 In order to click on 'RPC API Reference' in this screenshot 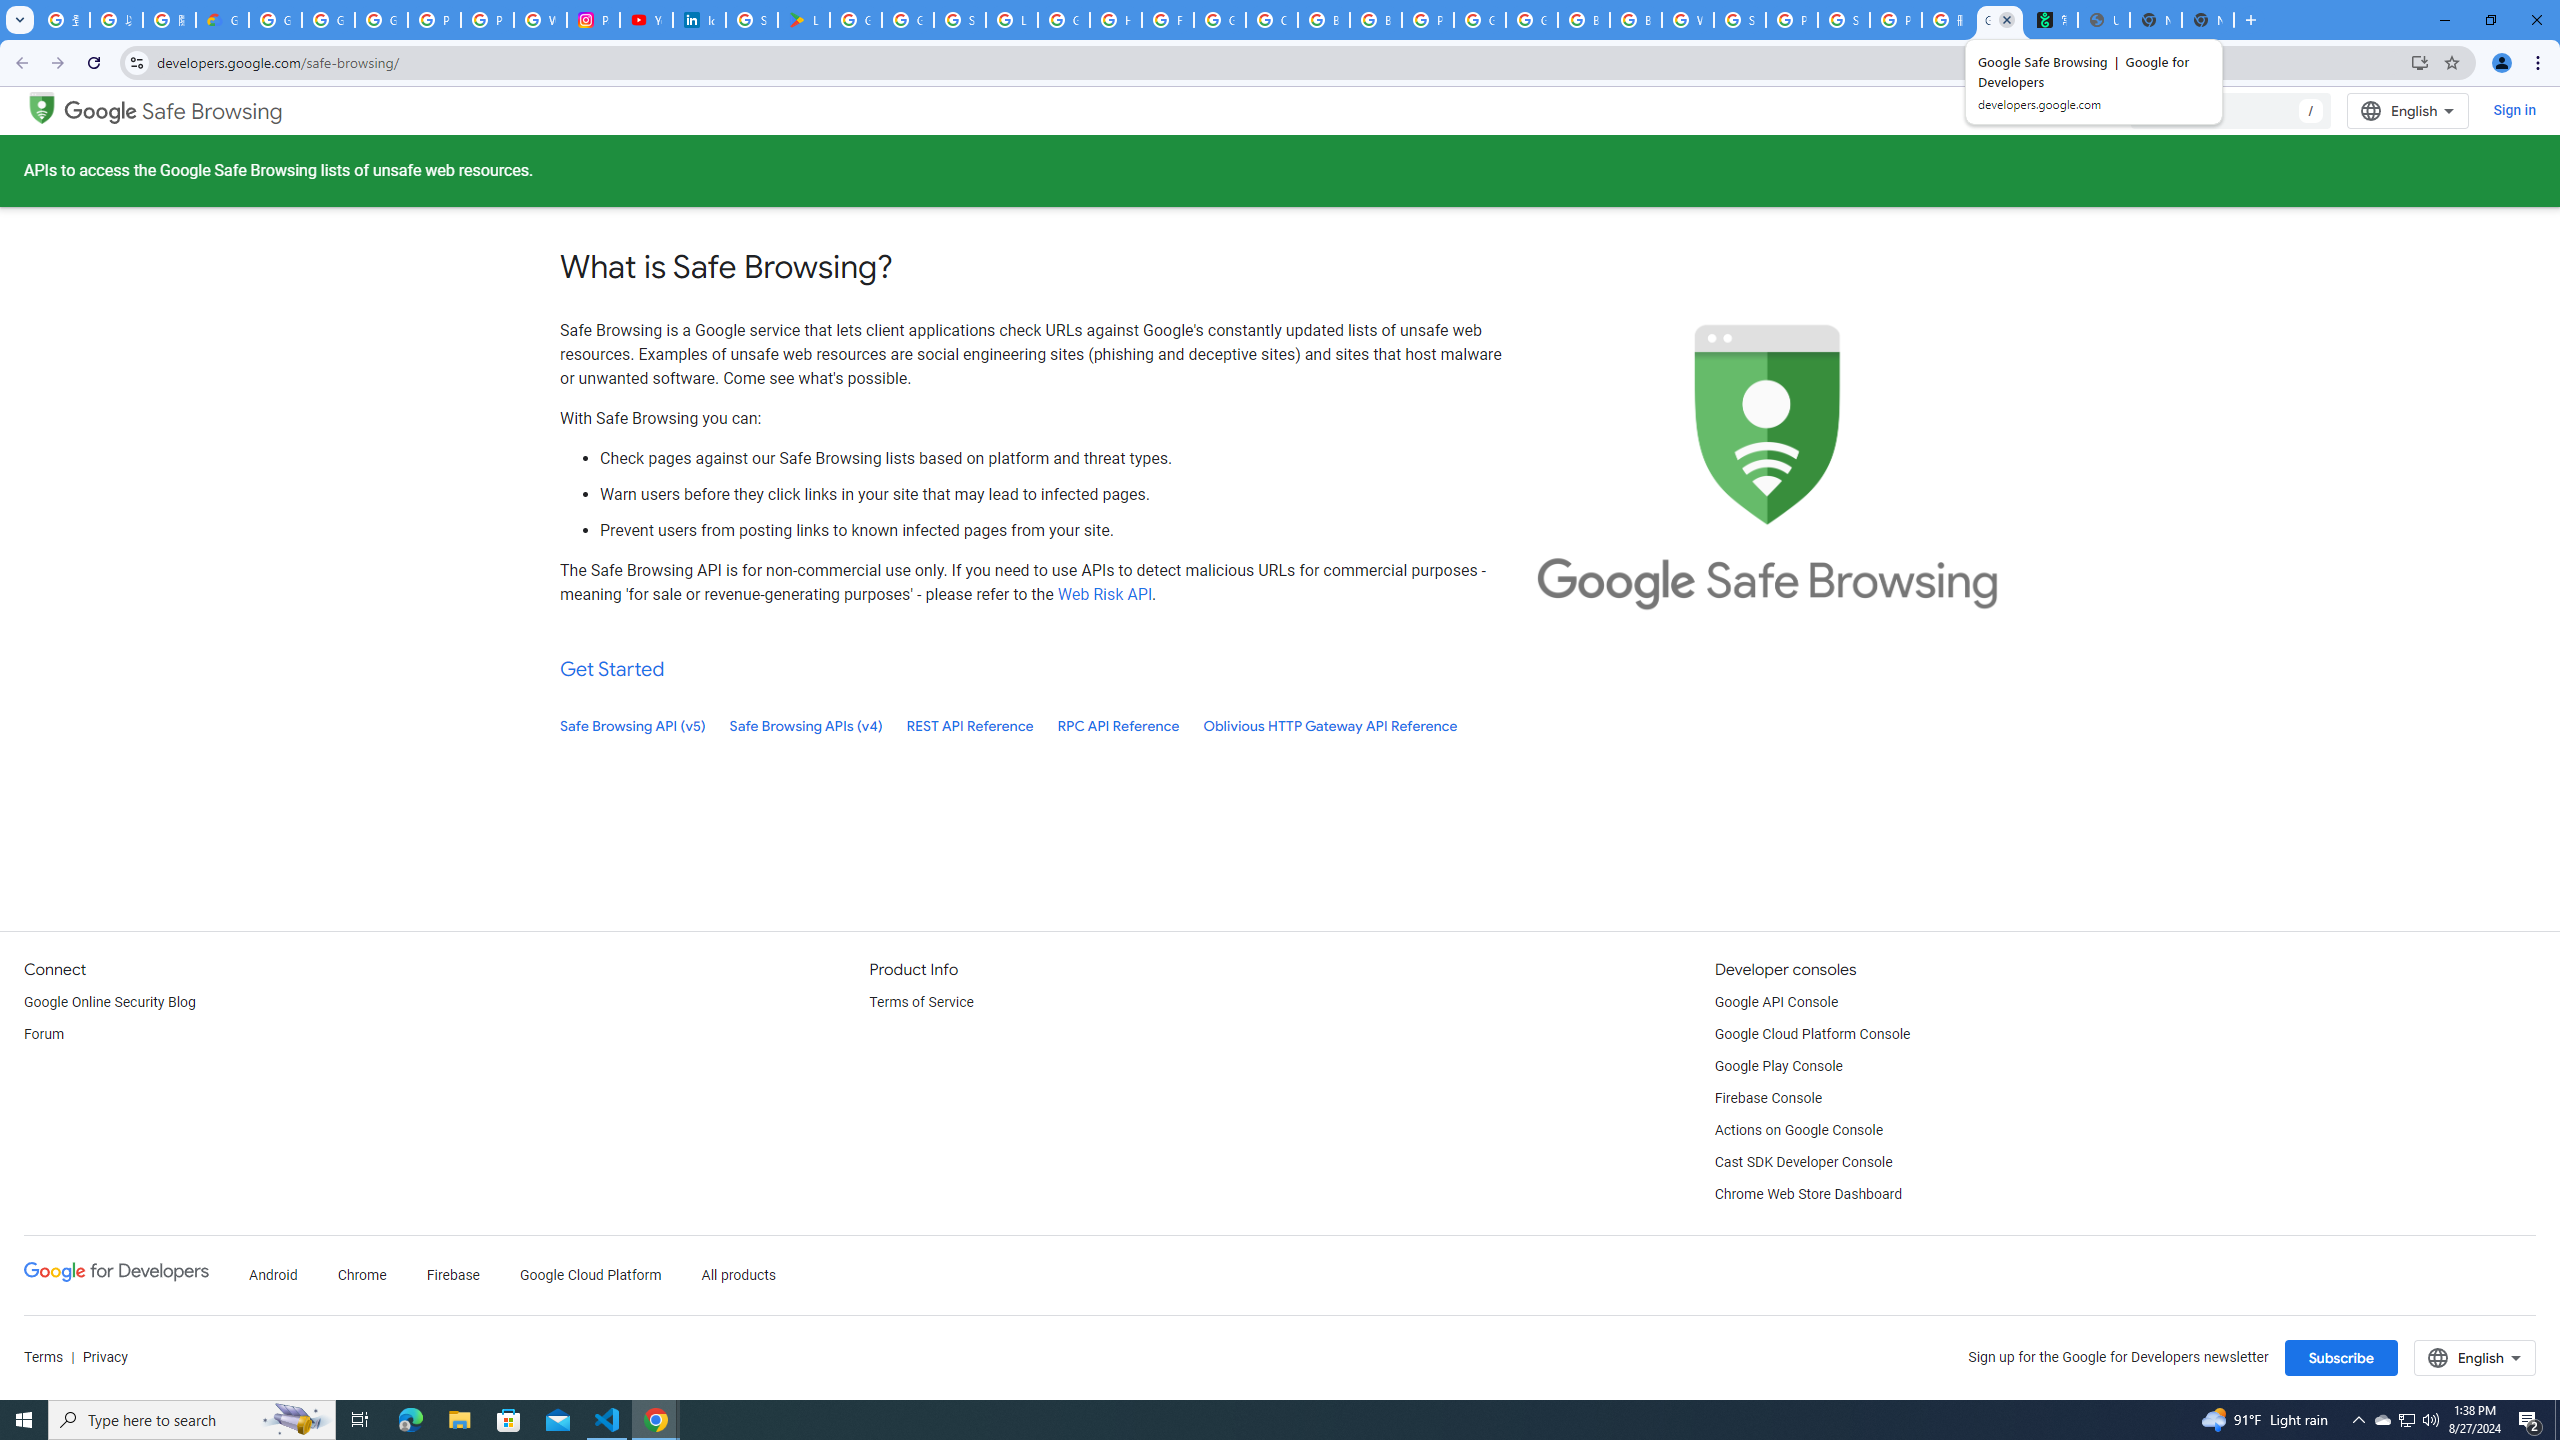, I will do `click(1117, 725)`.